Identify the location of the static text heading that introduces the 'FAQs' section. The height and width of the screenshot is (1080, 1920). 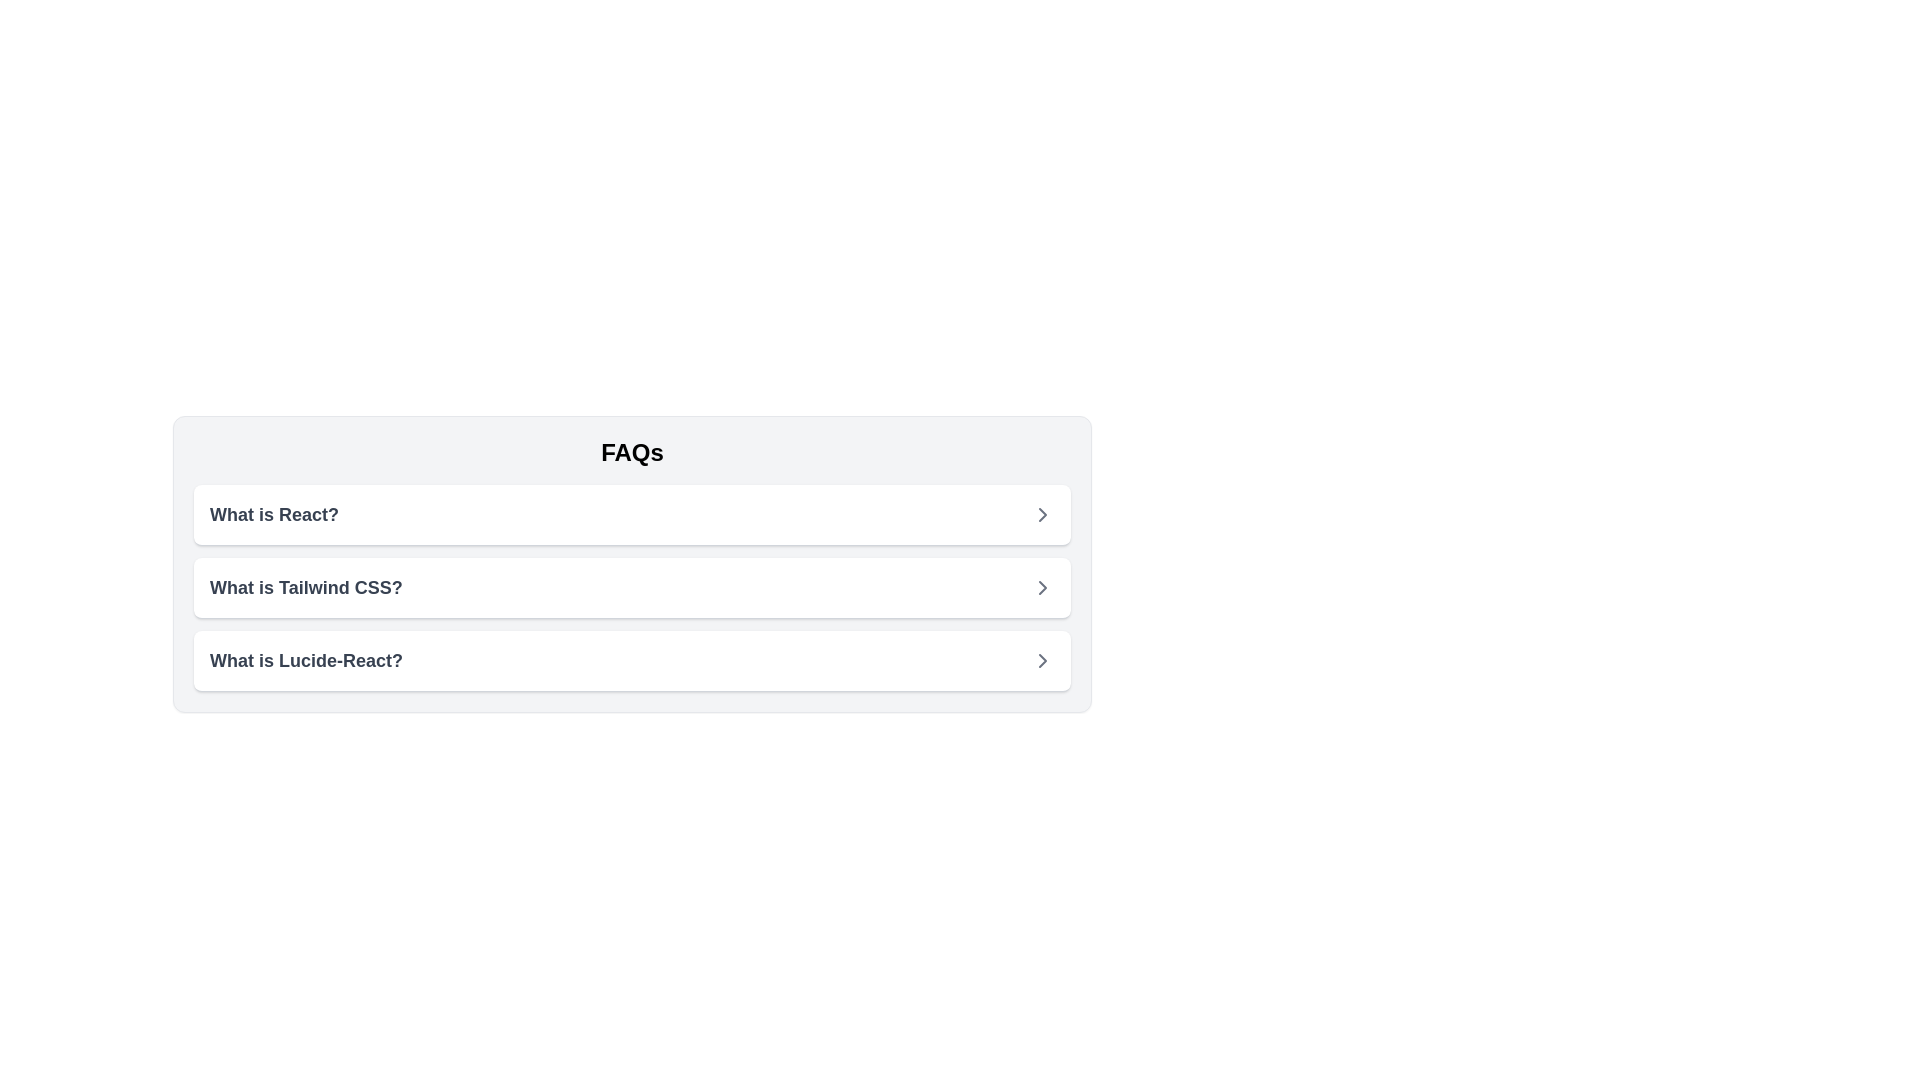
(631, 452).